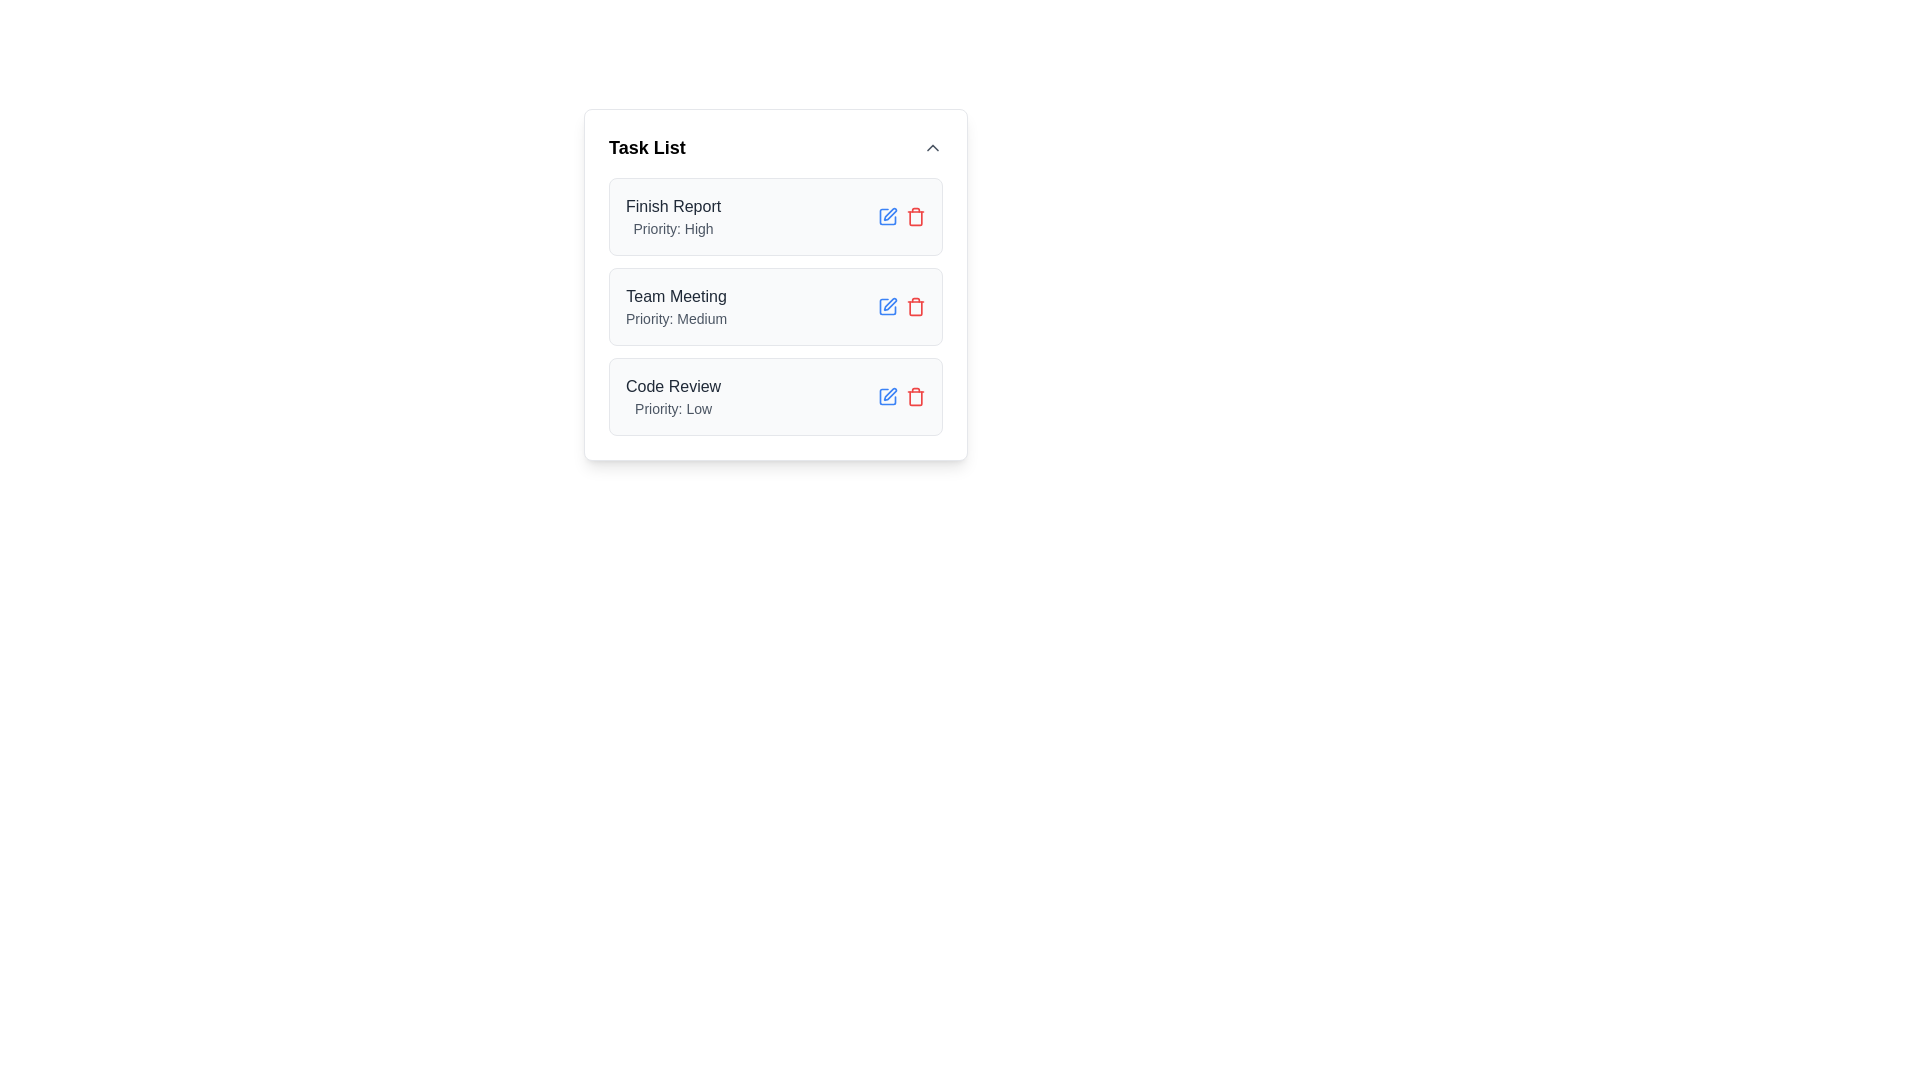 The height and width of the screenshot is (1080, 1920). Describe the element at coordinates (676, 318) in the screenshot. I see `the Text Label that displays the priority level of the task located directly below 'Team Meeting' in the second task card` at that location.